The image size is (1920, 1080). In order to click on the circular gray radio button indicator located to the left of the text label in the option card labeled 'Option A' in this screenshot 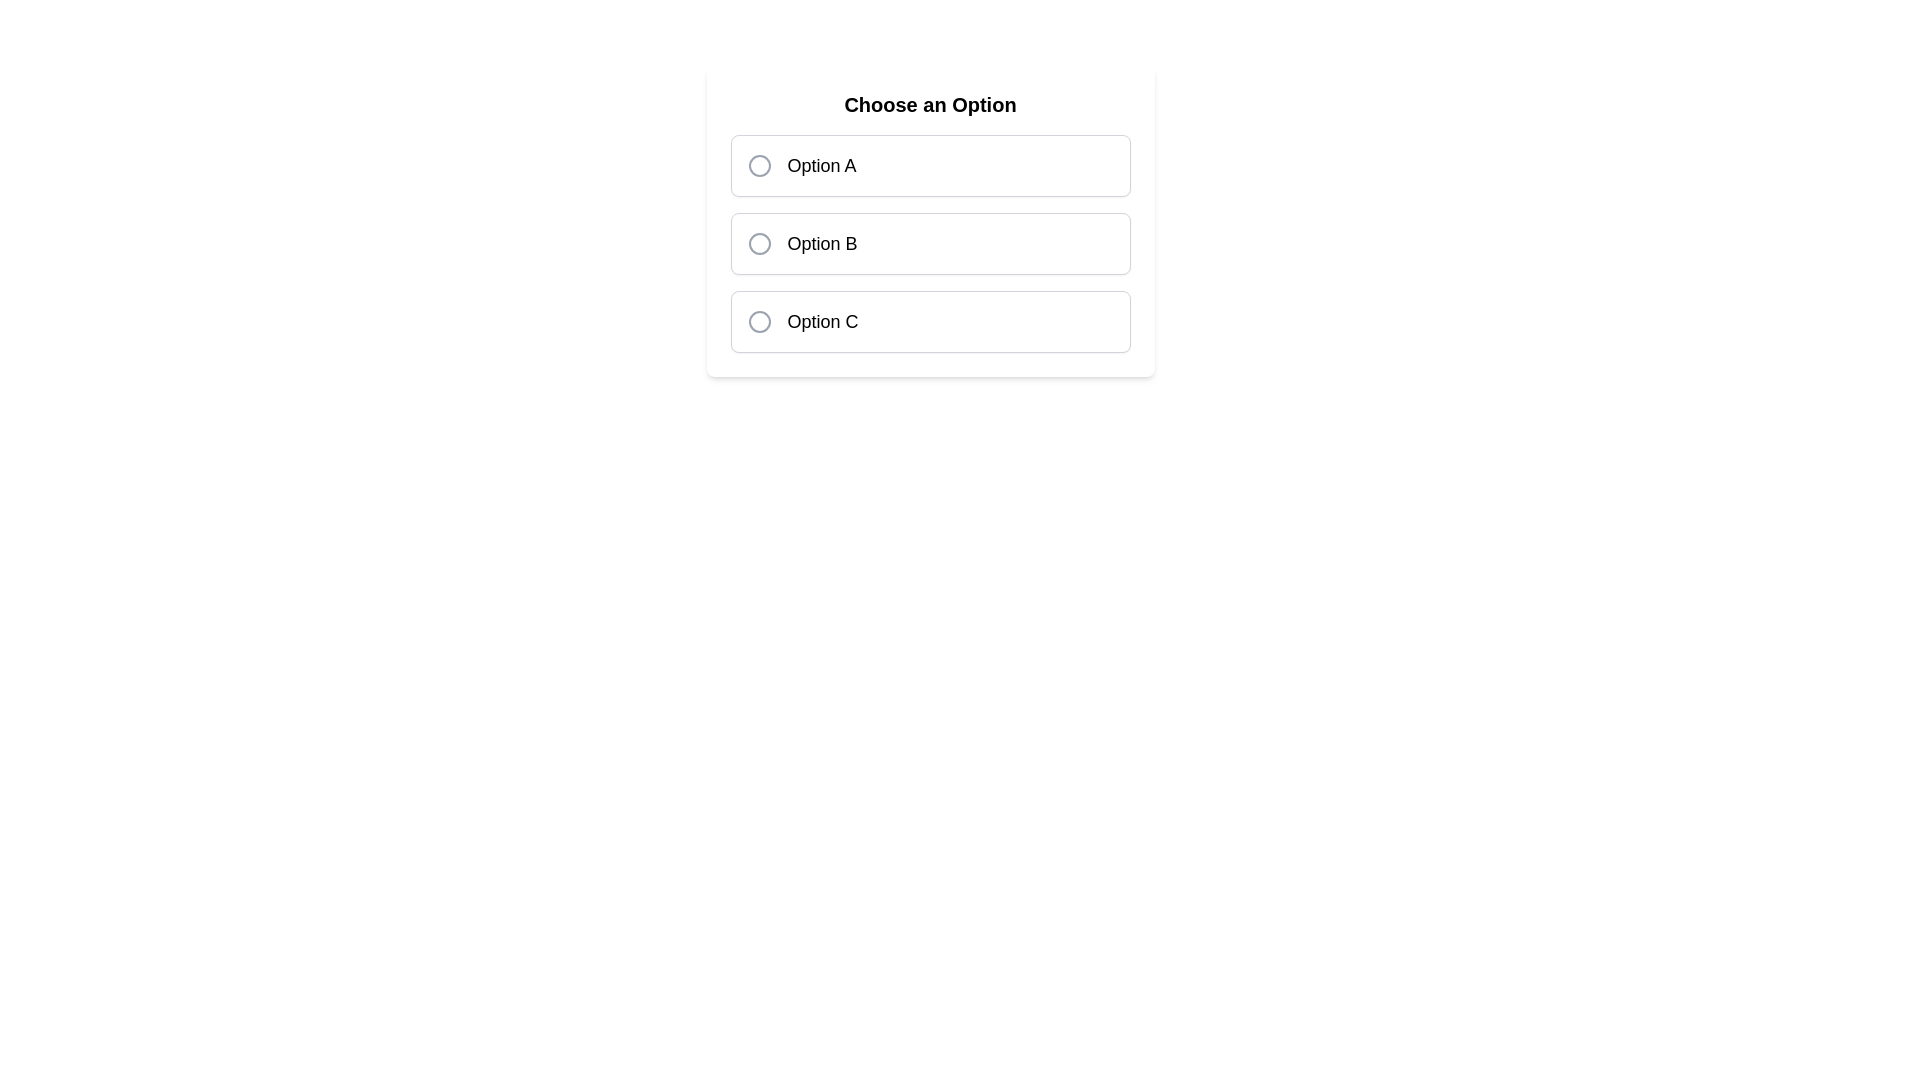, I will do `click(758, 164)`.